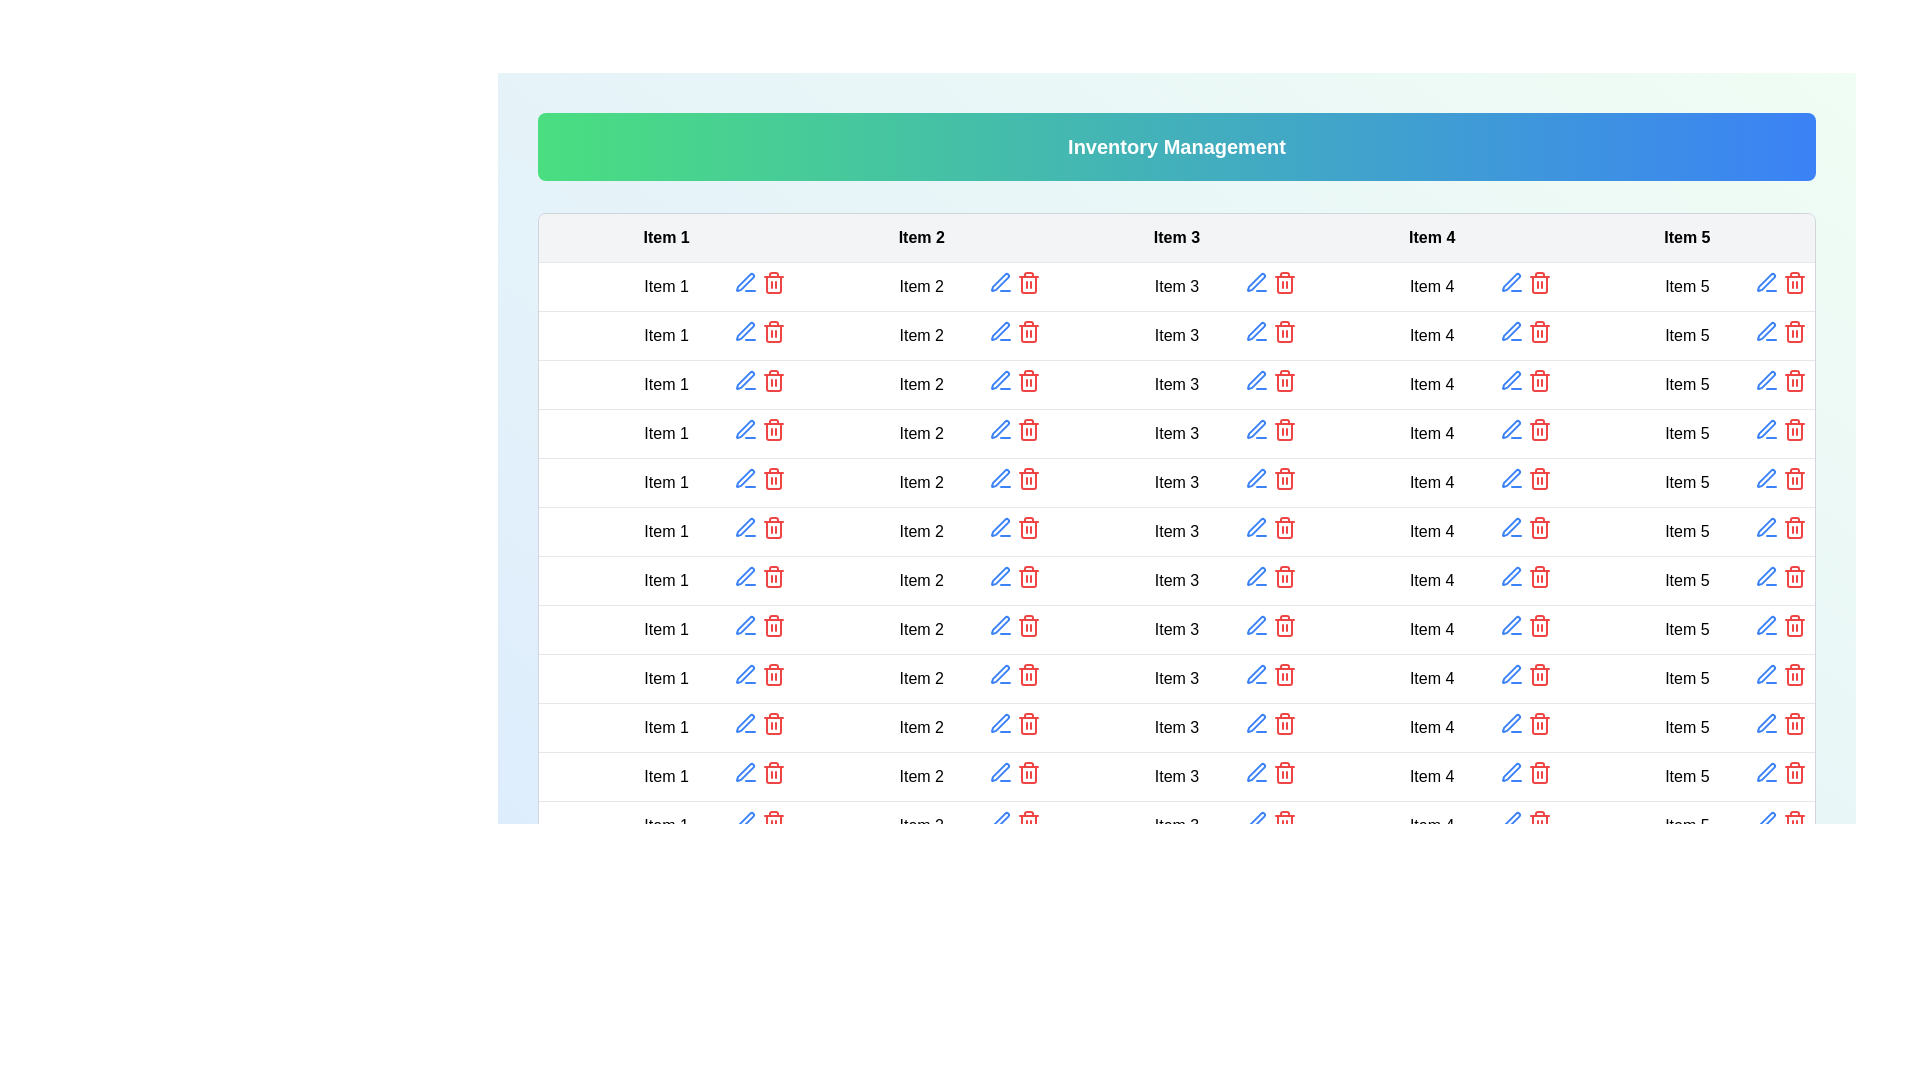  What do you see at coordinates (1431, 237) in the screenshot?
I see `the table header to sort the column by Item 4` at bounding box center [1431, 237].